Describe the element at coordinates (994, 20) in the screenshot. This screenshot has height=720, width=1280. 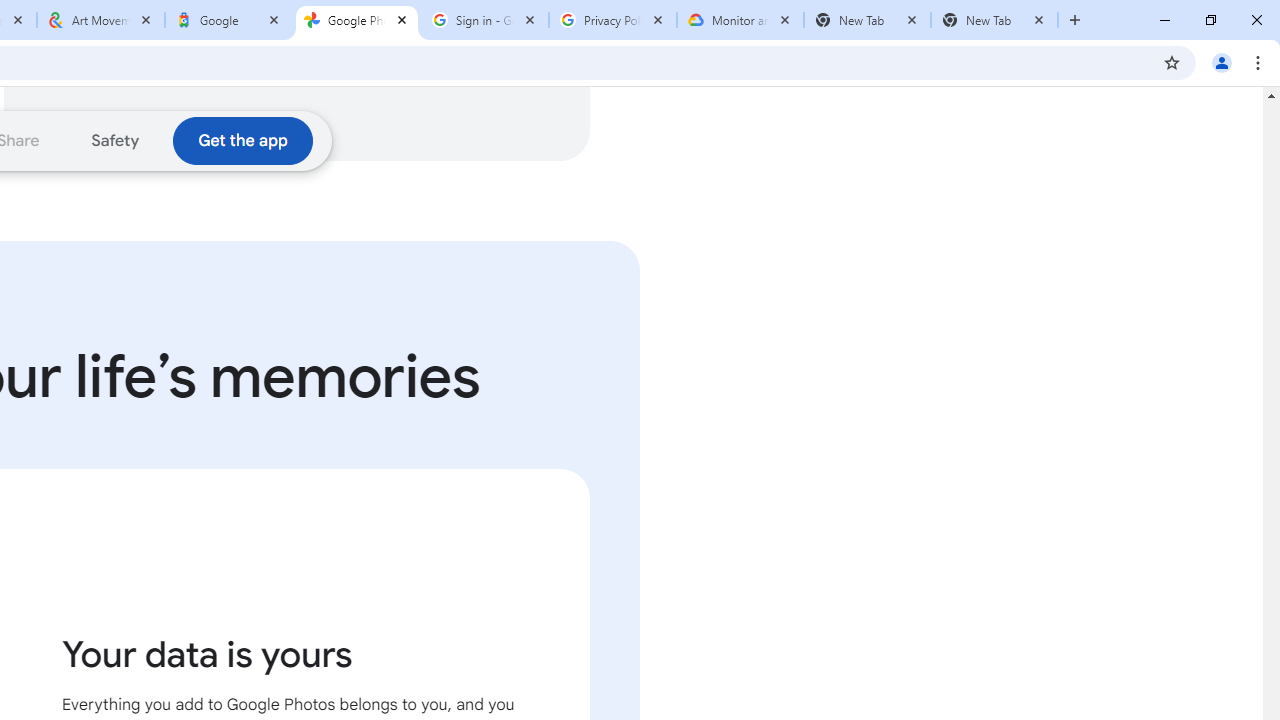
I see `'New Tab'` at that location.